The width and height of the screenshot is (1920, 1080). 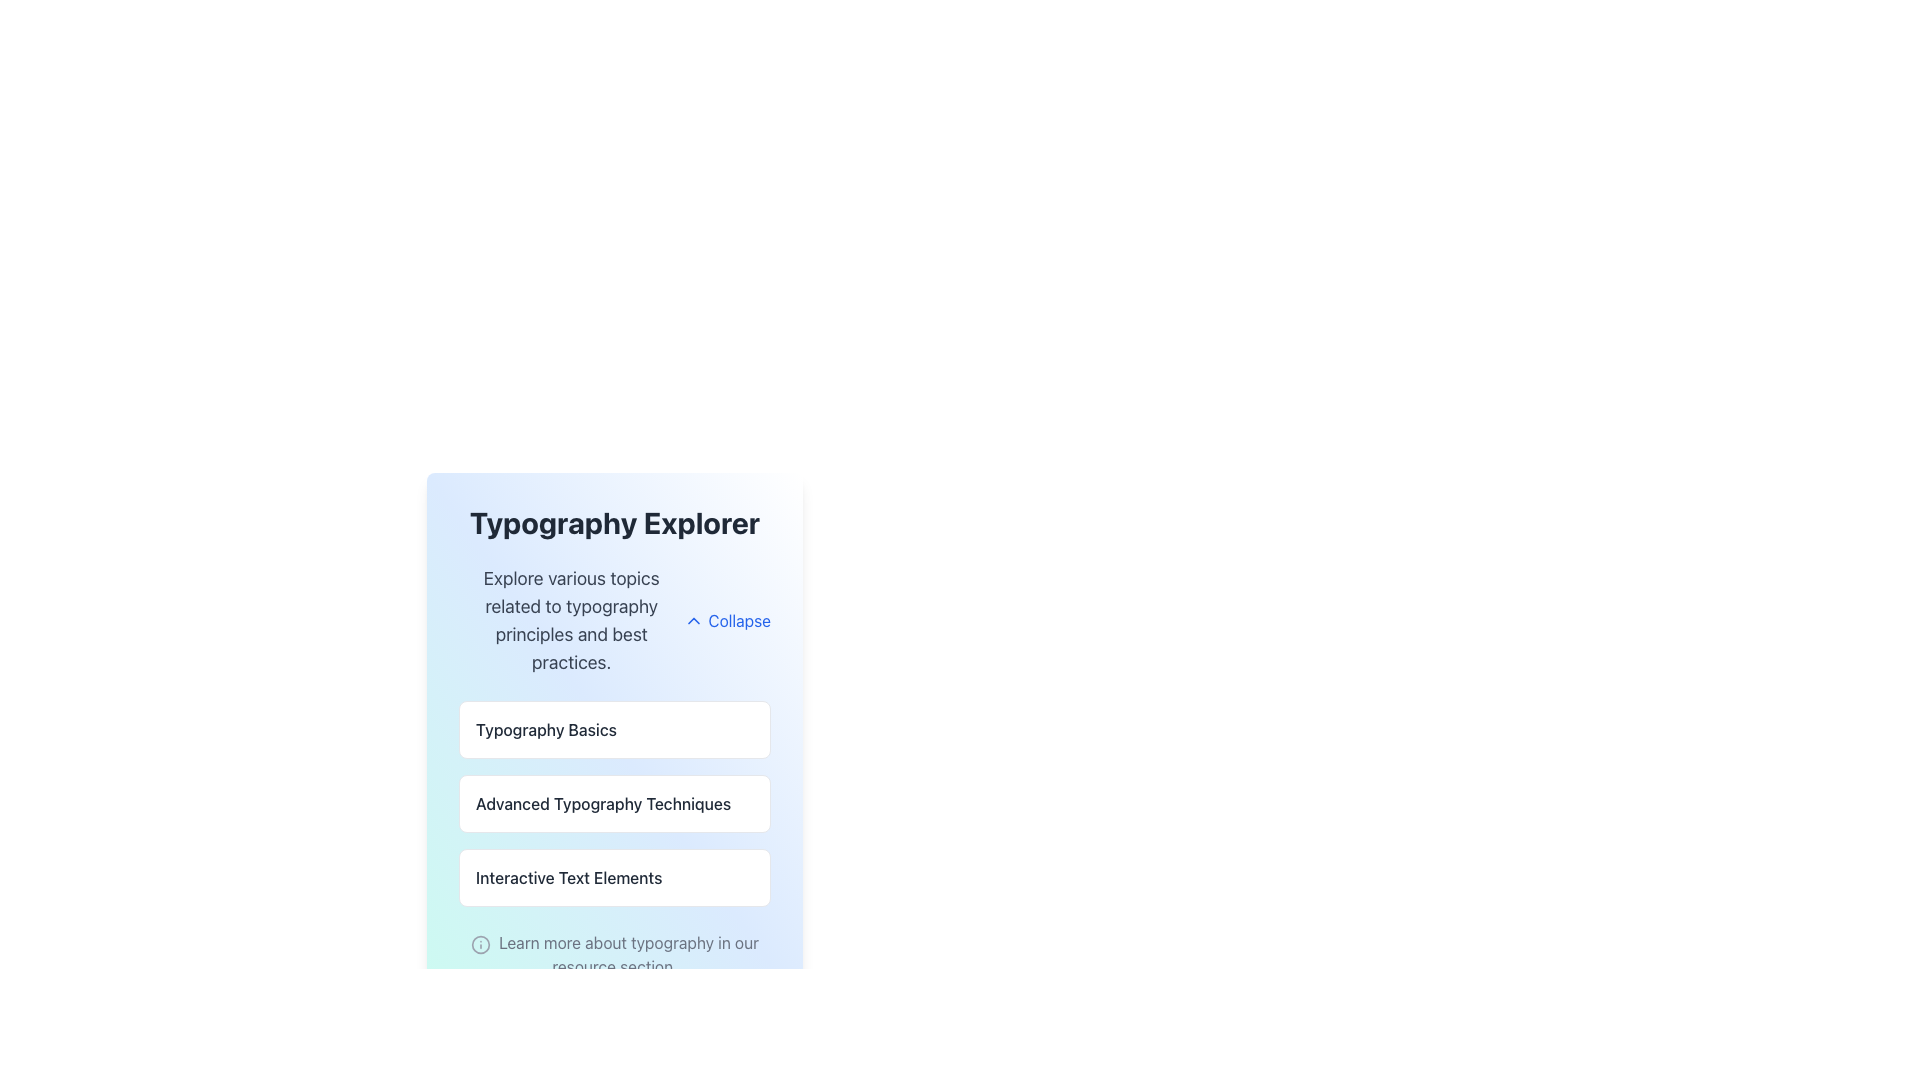 What do you see at coordinates (613, 741) in the screenshot?
I see `the 'Typography Basics' button, which is the first button in a vertical stack under the 'Typography Explorer' title and above the 'Advanced Typography Techniques' button` at bounding box center [613, 741].